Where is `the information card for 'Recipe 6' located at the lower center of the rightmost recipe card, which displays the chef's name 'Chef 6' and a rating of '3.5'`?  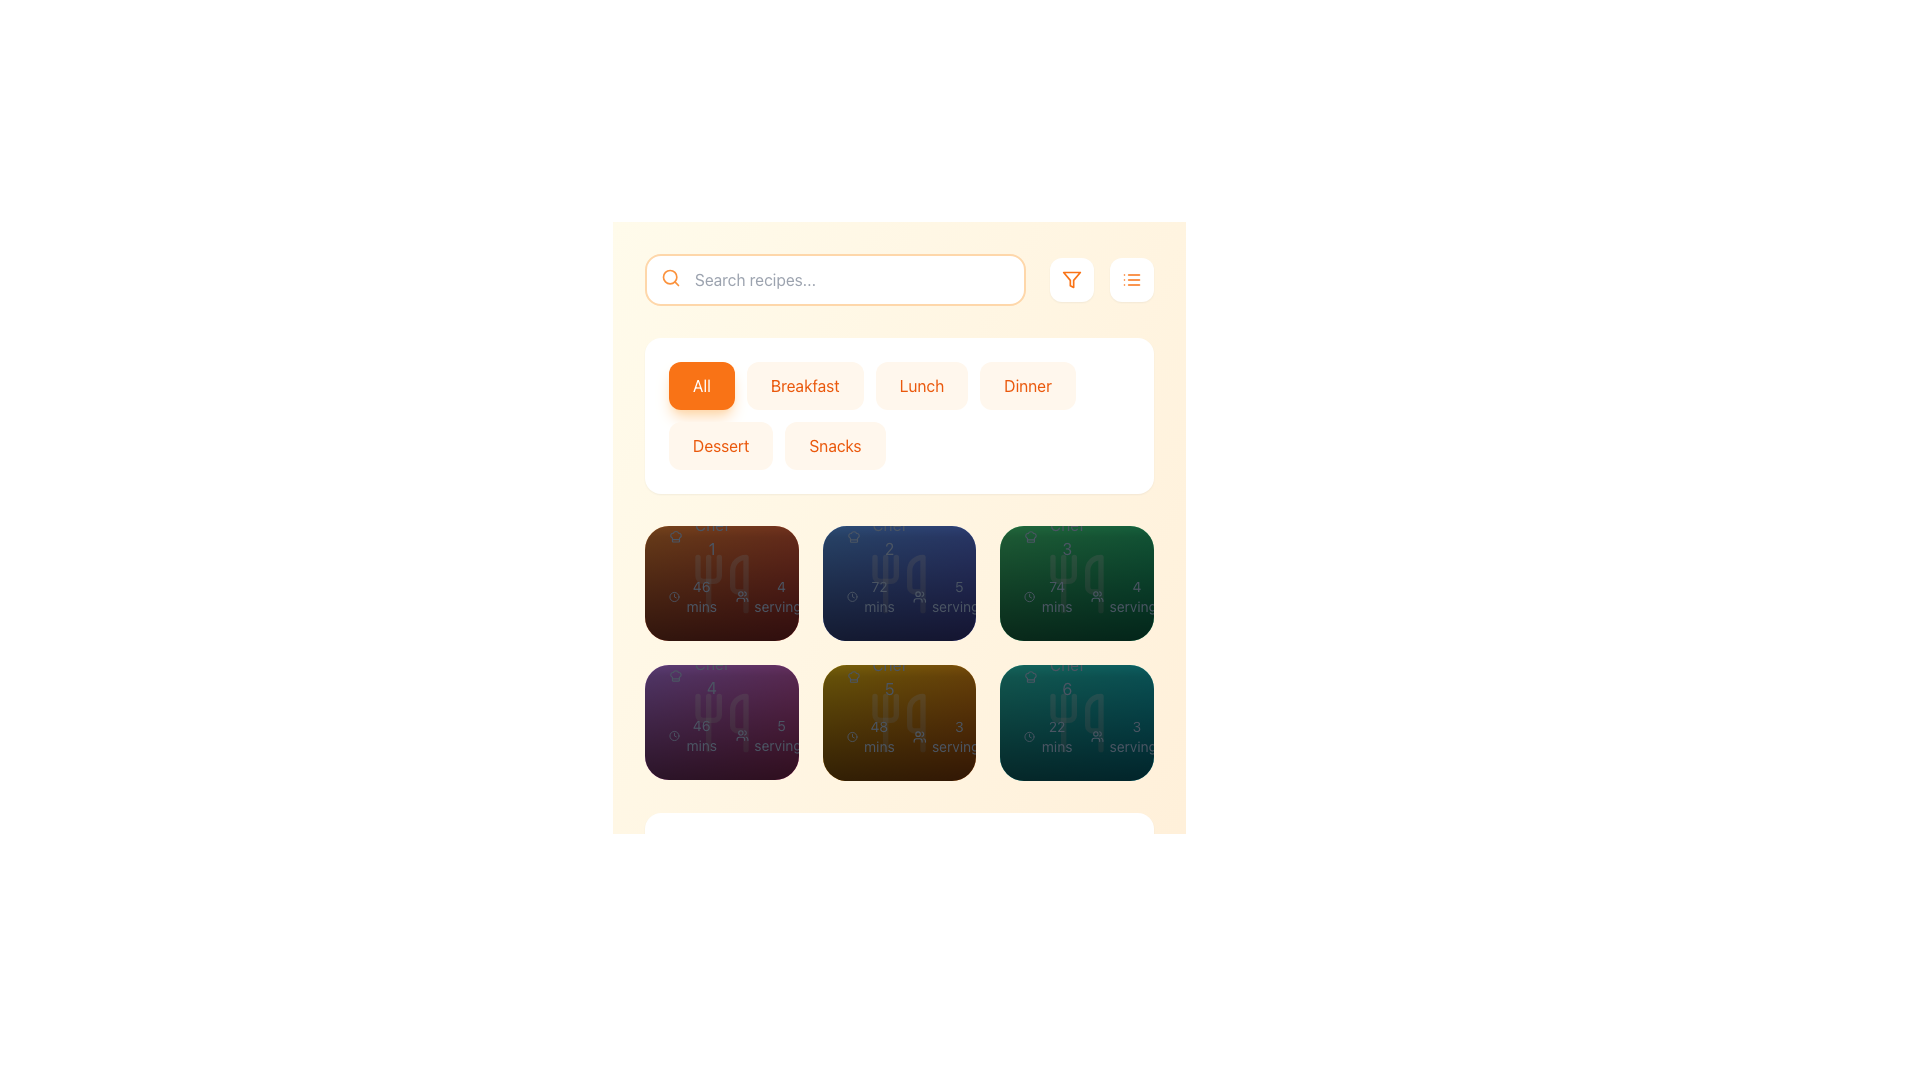 the information card for 'Recipe 6' located at the lower center of the rightmost recipe card, which displays the chef's name 'Chef 6' and a rating of '3.5' is located at coordinates (1076, 648).